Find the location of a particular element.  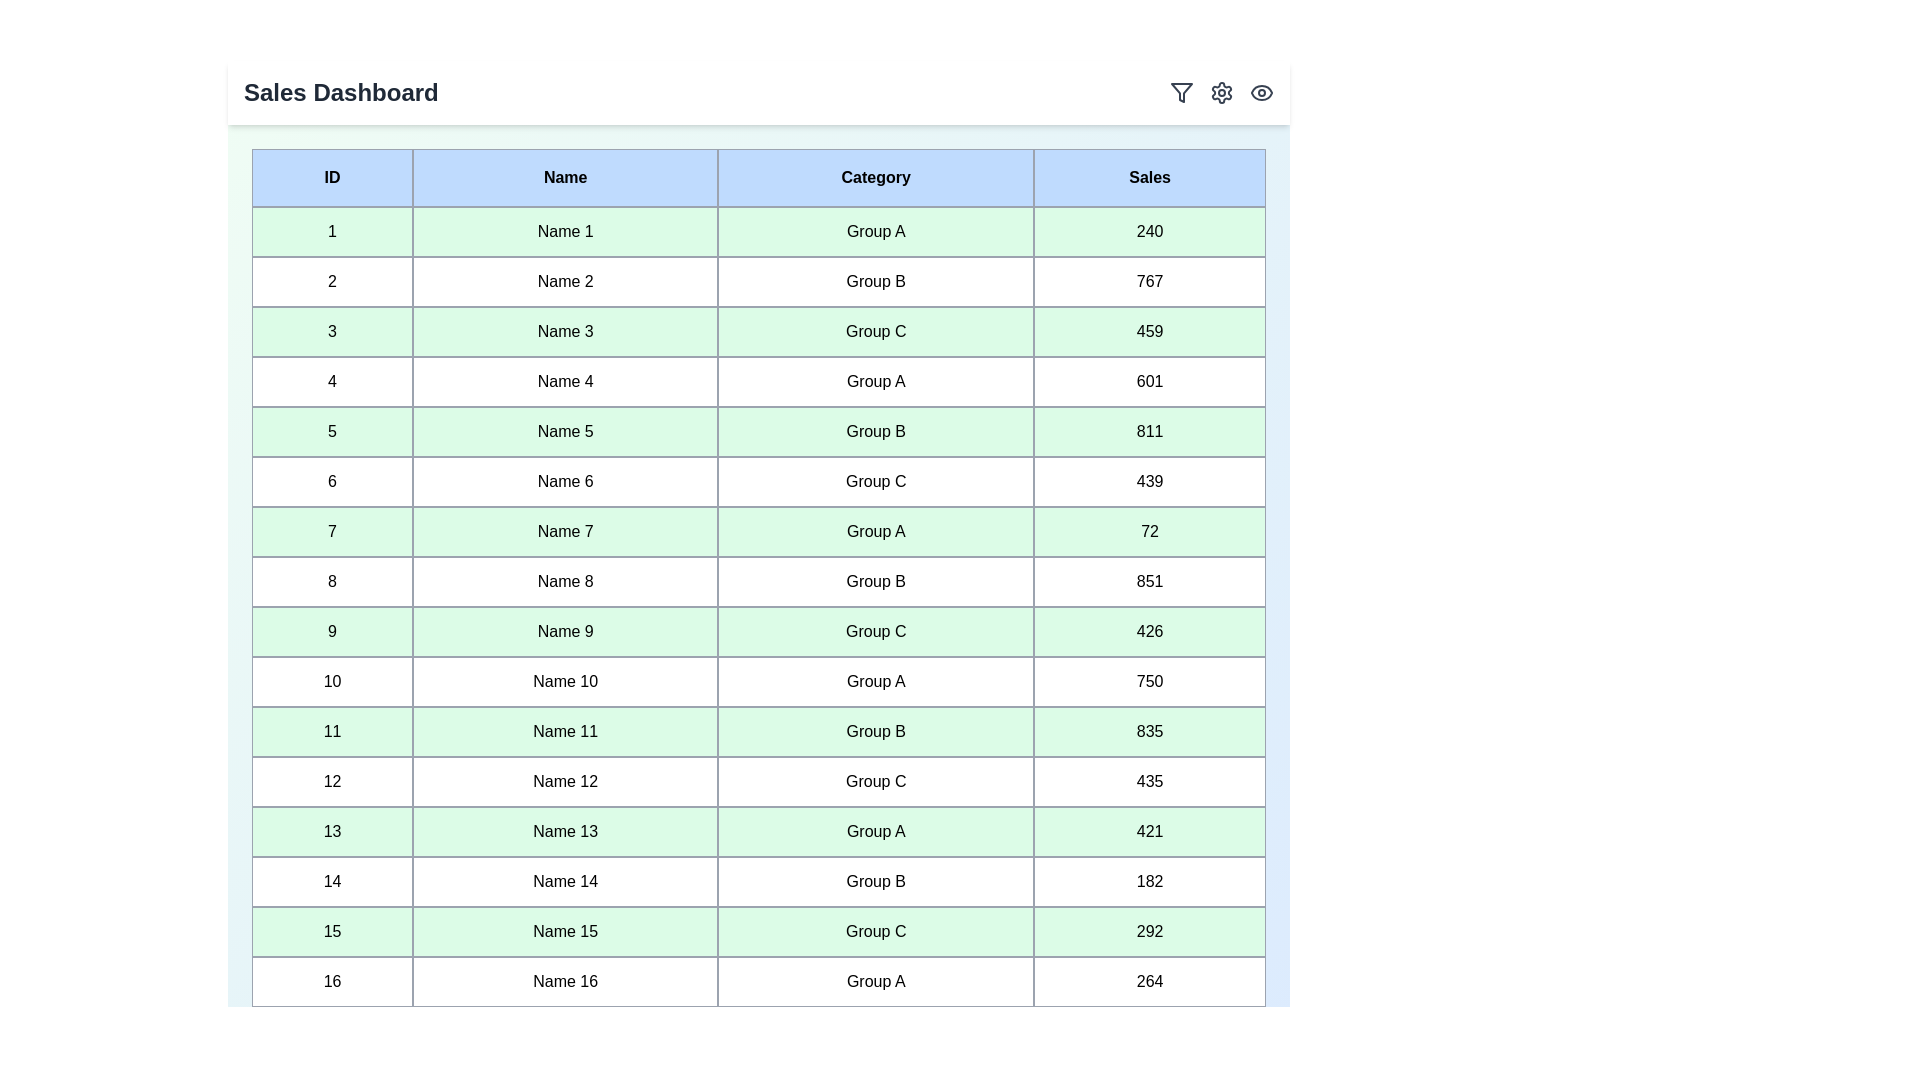

the eye icon to toggle the visibility mode is located at coordinates (1261, 92).